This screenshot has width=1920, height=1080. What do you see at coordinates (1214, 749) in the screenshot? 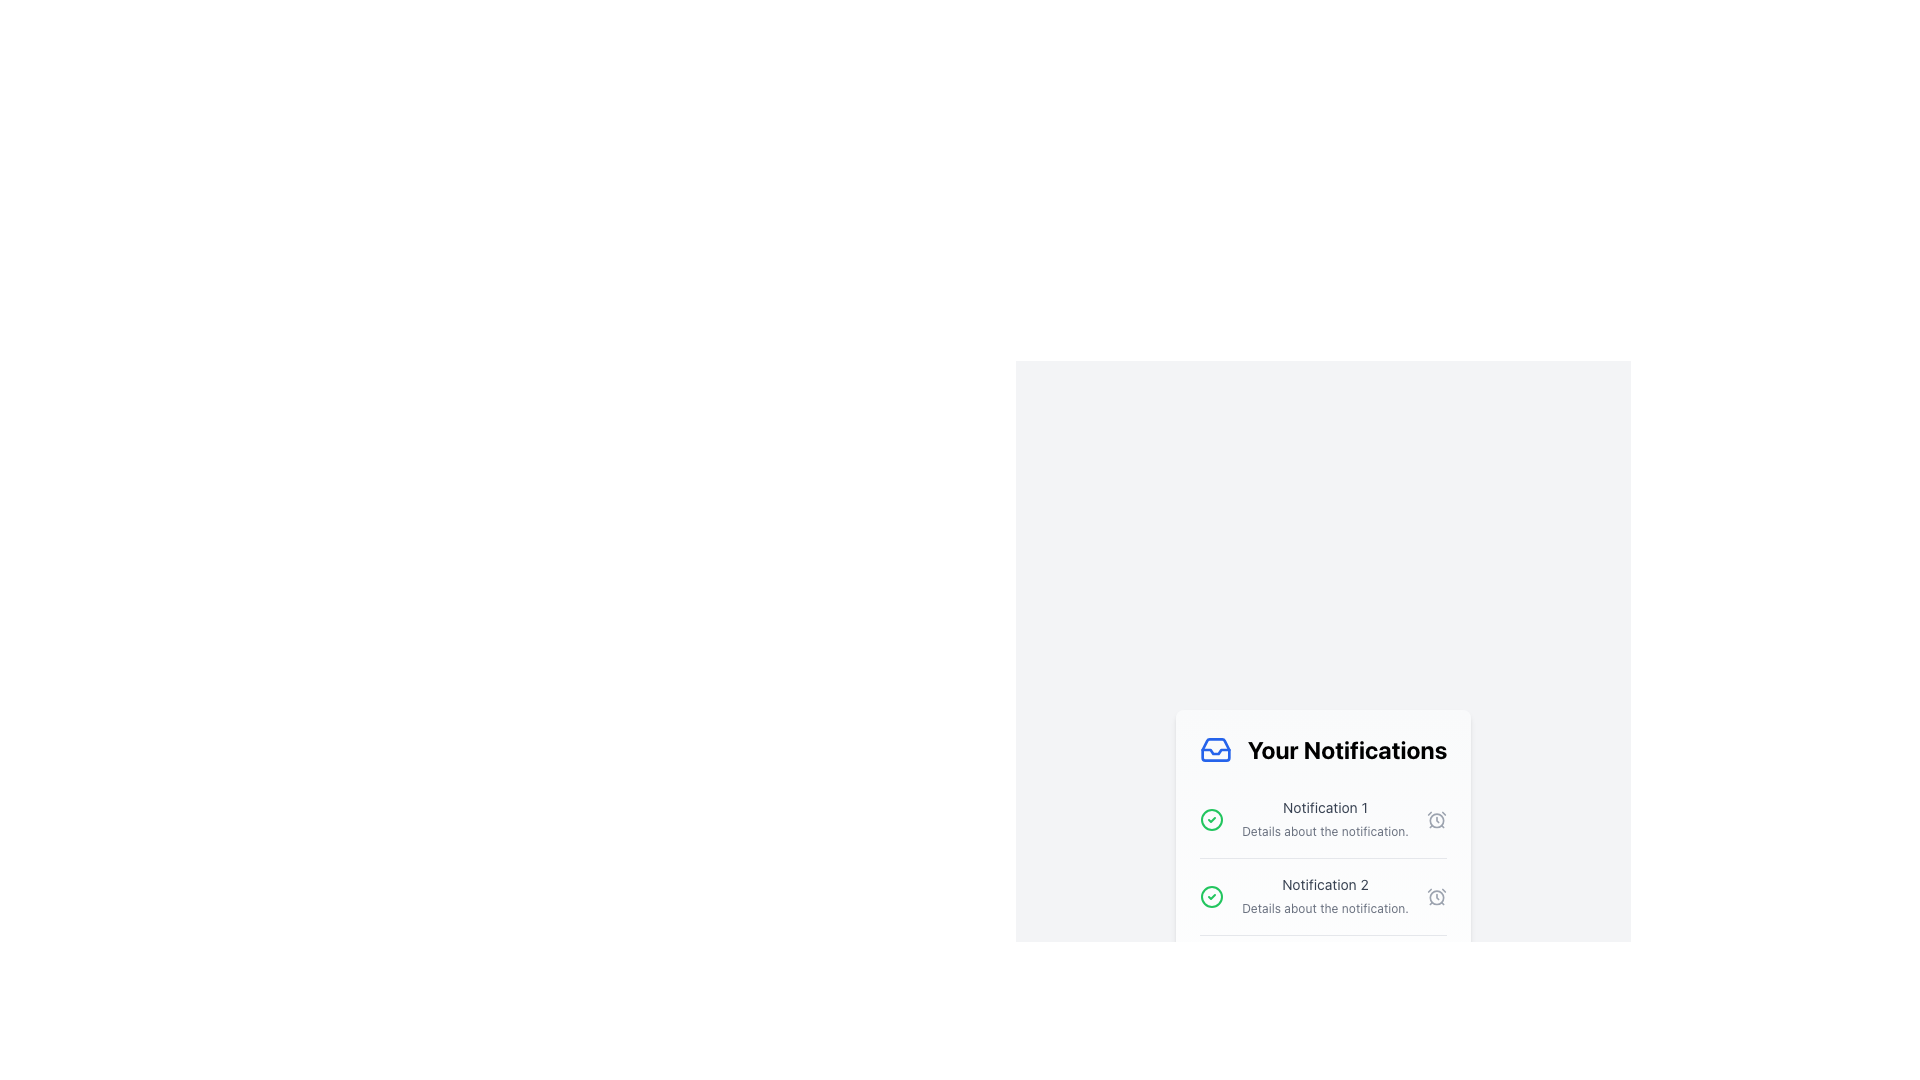
I see `the notification icon located to the left of the text 'Your Notifications'` at bounding box center [1214, 749].